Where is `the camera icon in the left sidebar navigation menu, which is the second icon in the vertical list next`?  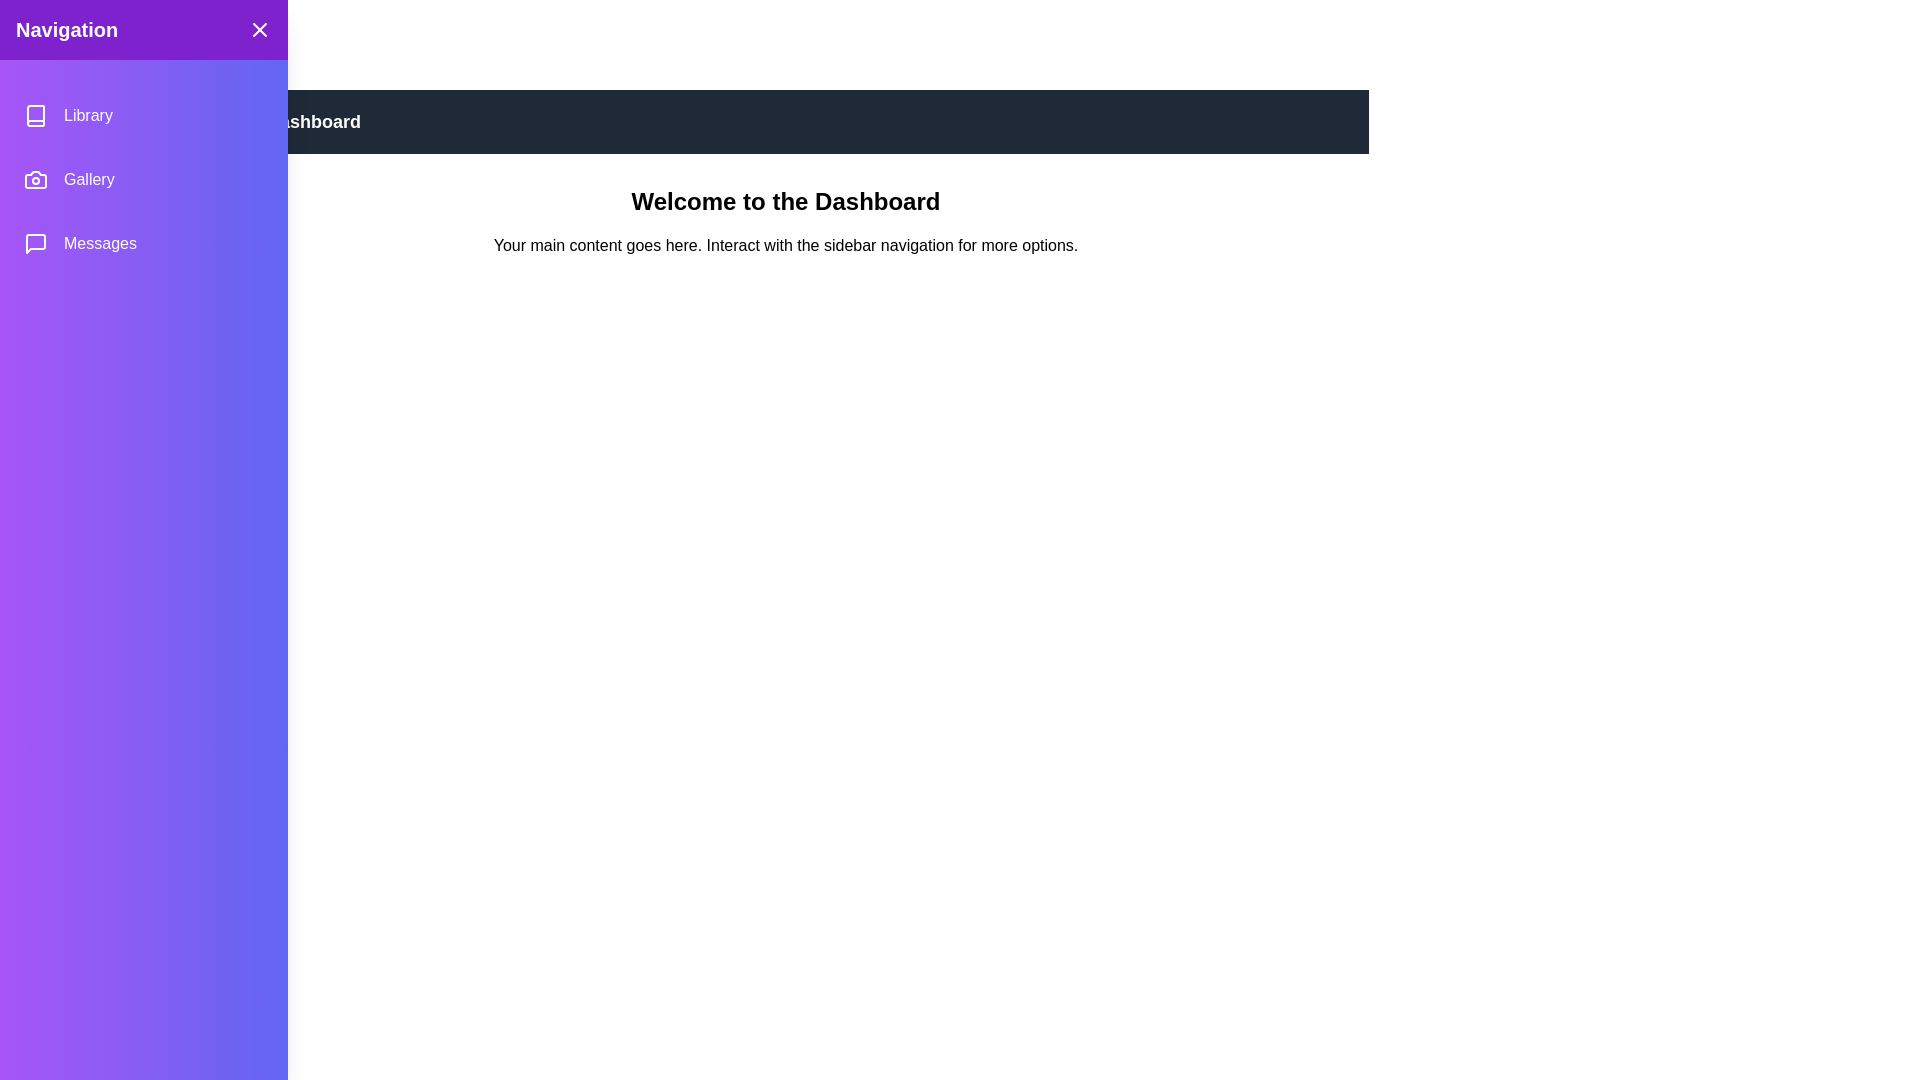
the camera icon in the left sidebar navigation menu, which is the second icon in the vertical list next is located at coordinates (35, 180).